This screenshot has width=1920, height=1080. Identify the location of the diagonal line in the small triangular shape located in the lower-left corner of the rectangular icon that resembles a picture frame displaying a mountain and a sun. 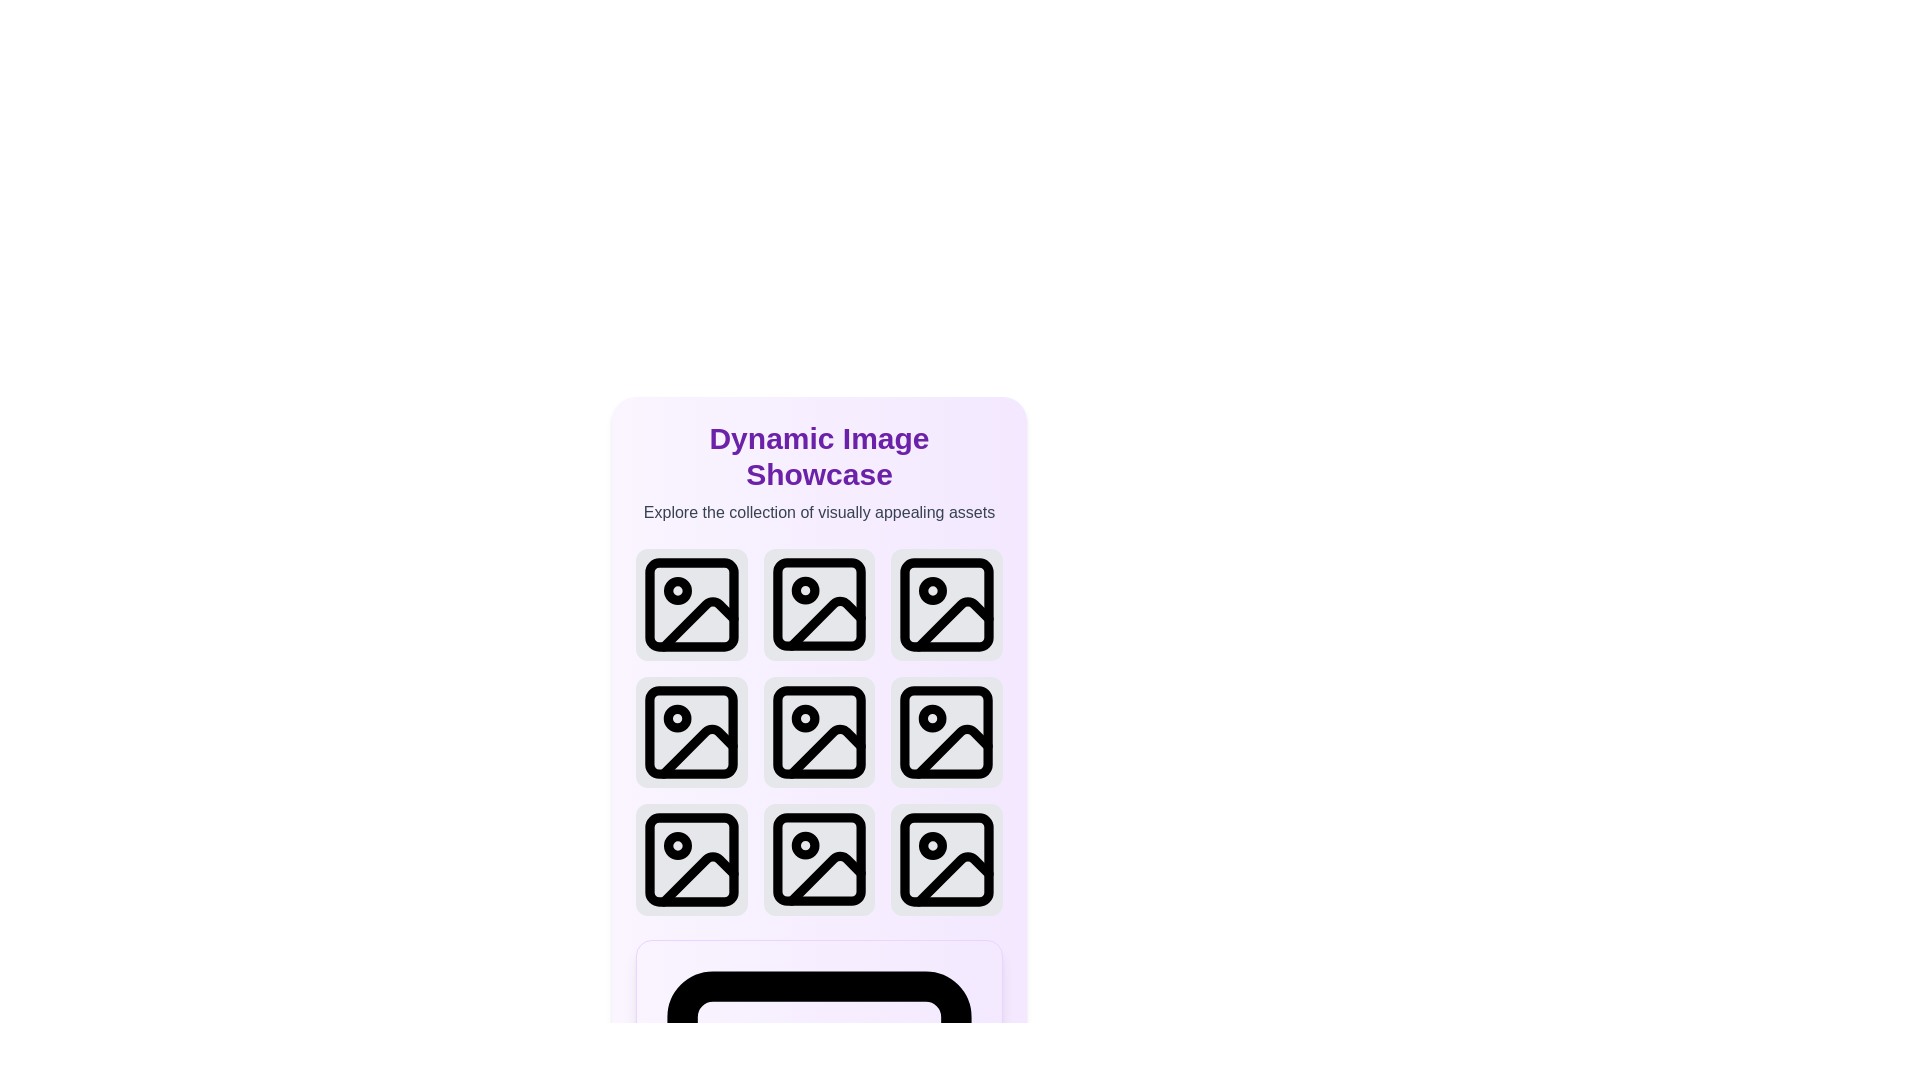
(698, 751).